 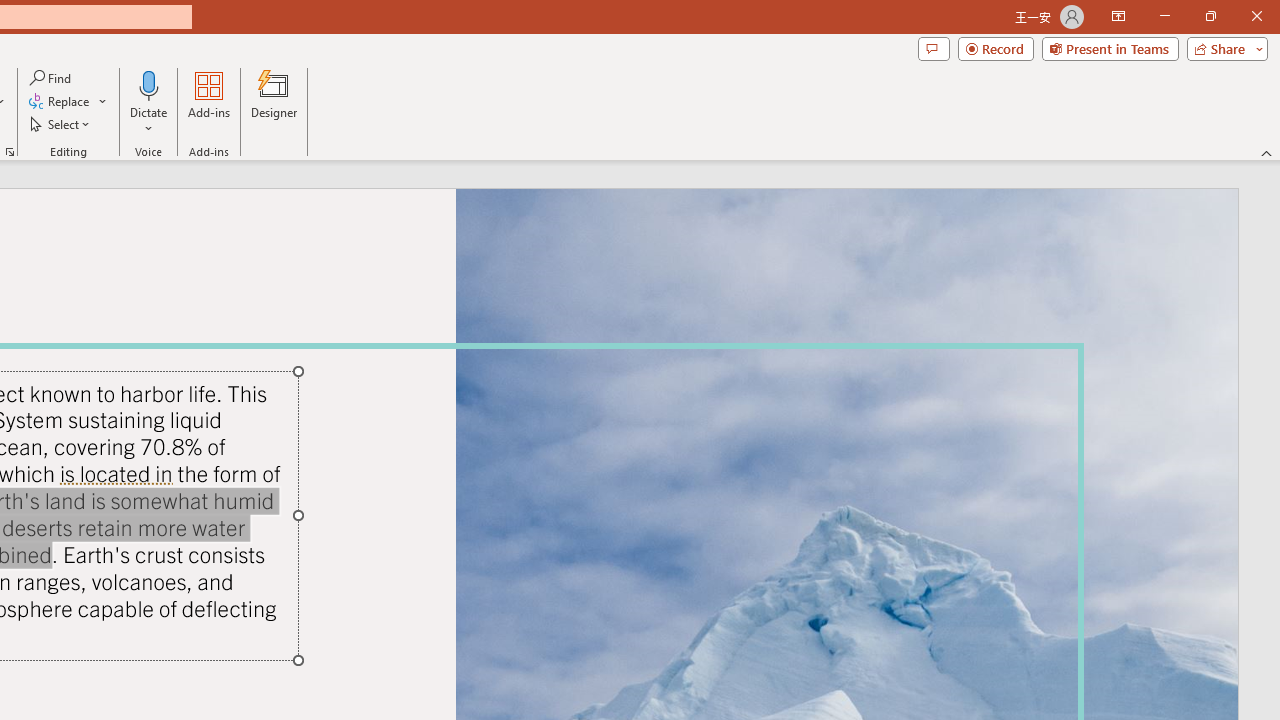 I want to click on 'Select', so click(x=61, y=124).